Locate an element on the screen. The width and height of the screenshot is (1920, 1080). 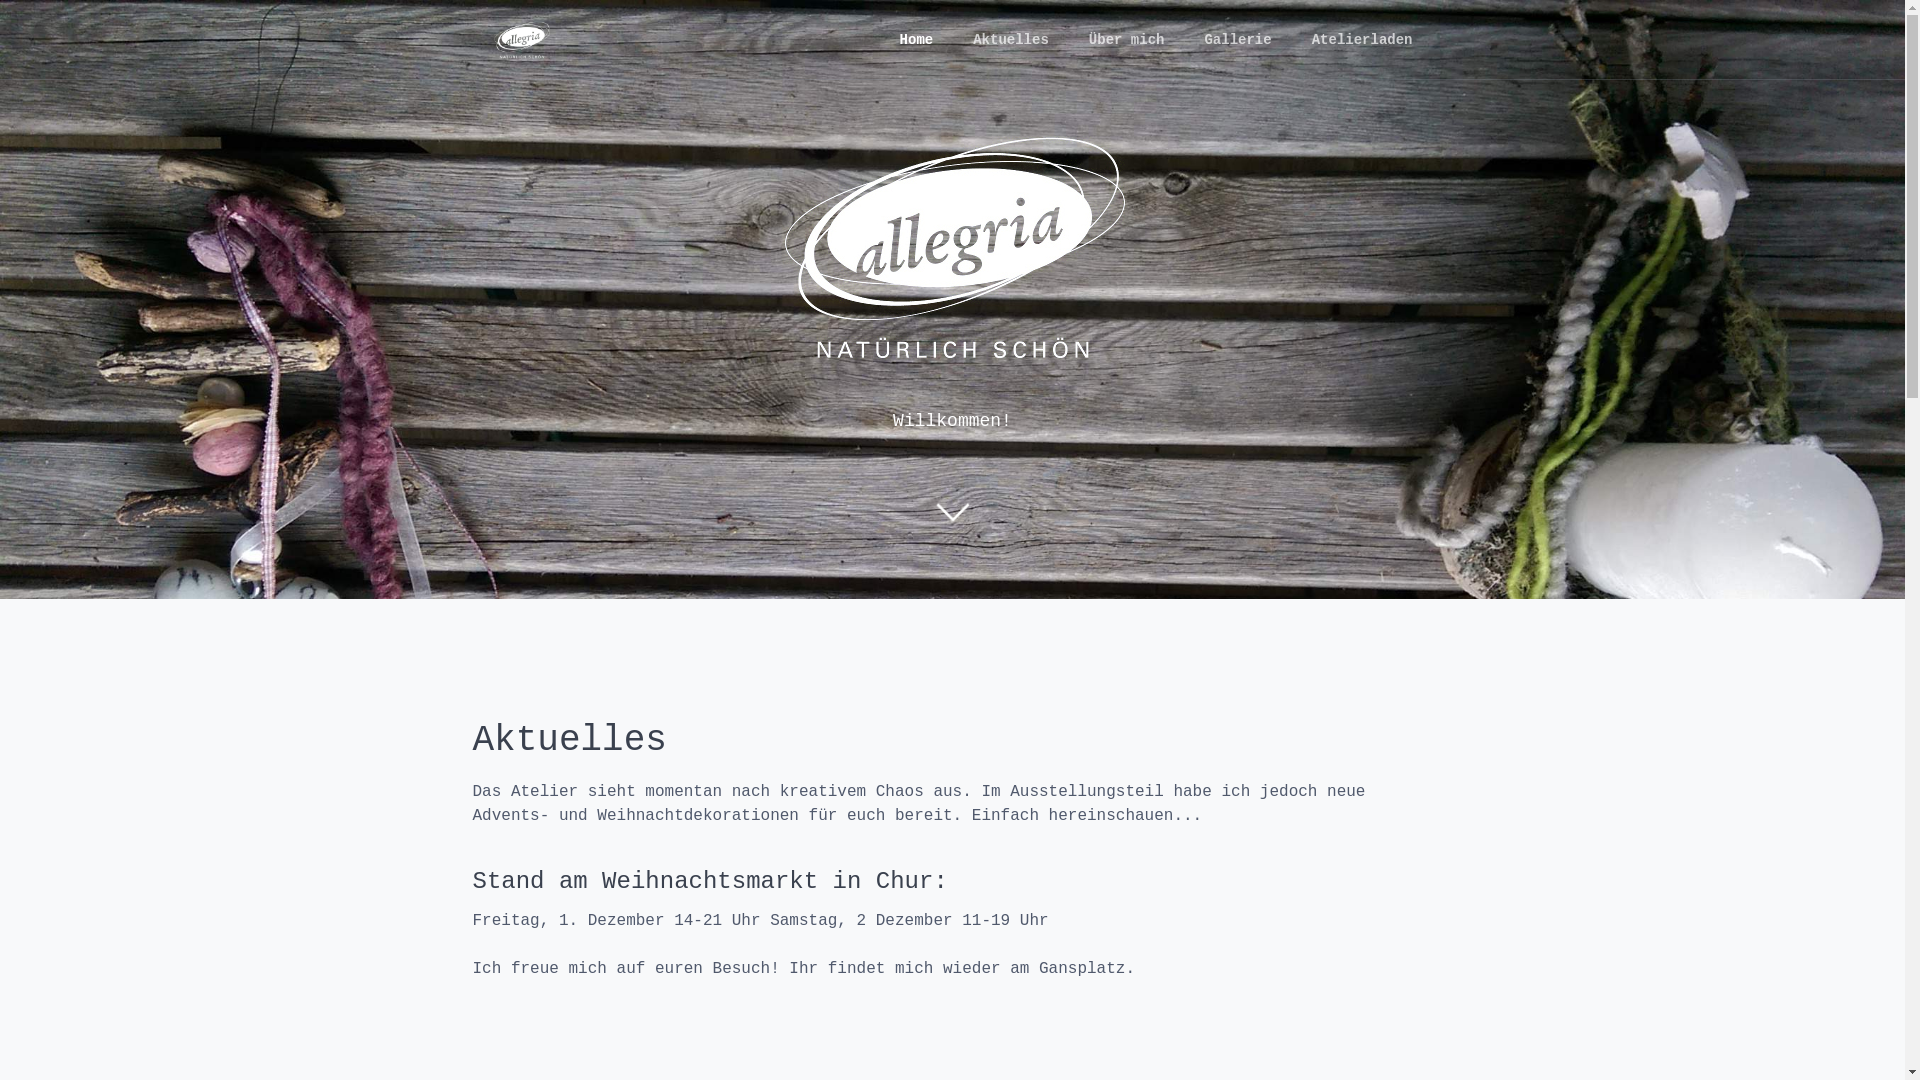
'Home' is located at coordinates (915, 39).